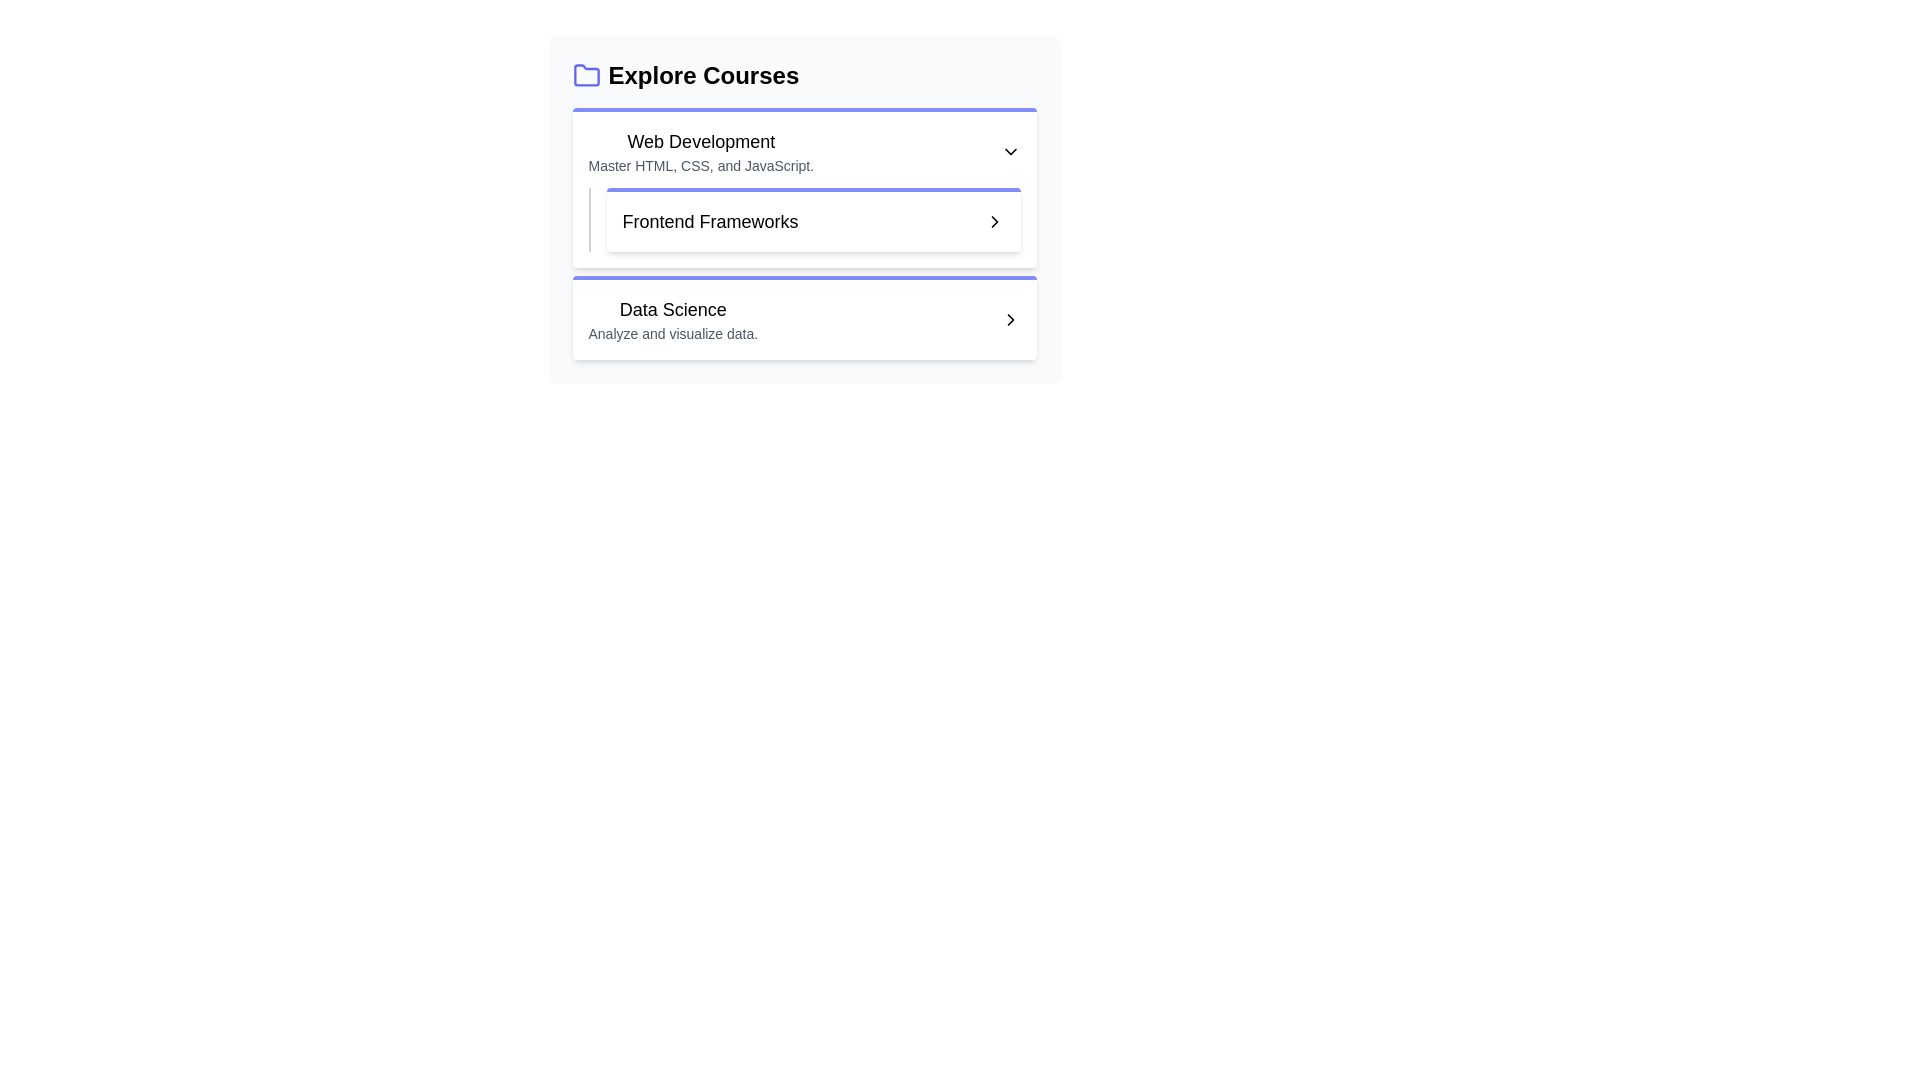 The width and height of the screenshot is (1920, 1080). I want to click on the interactive card with text and an icon in the 'Explore Courses' section, so click(804, 209).